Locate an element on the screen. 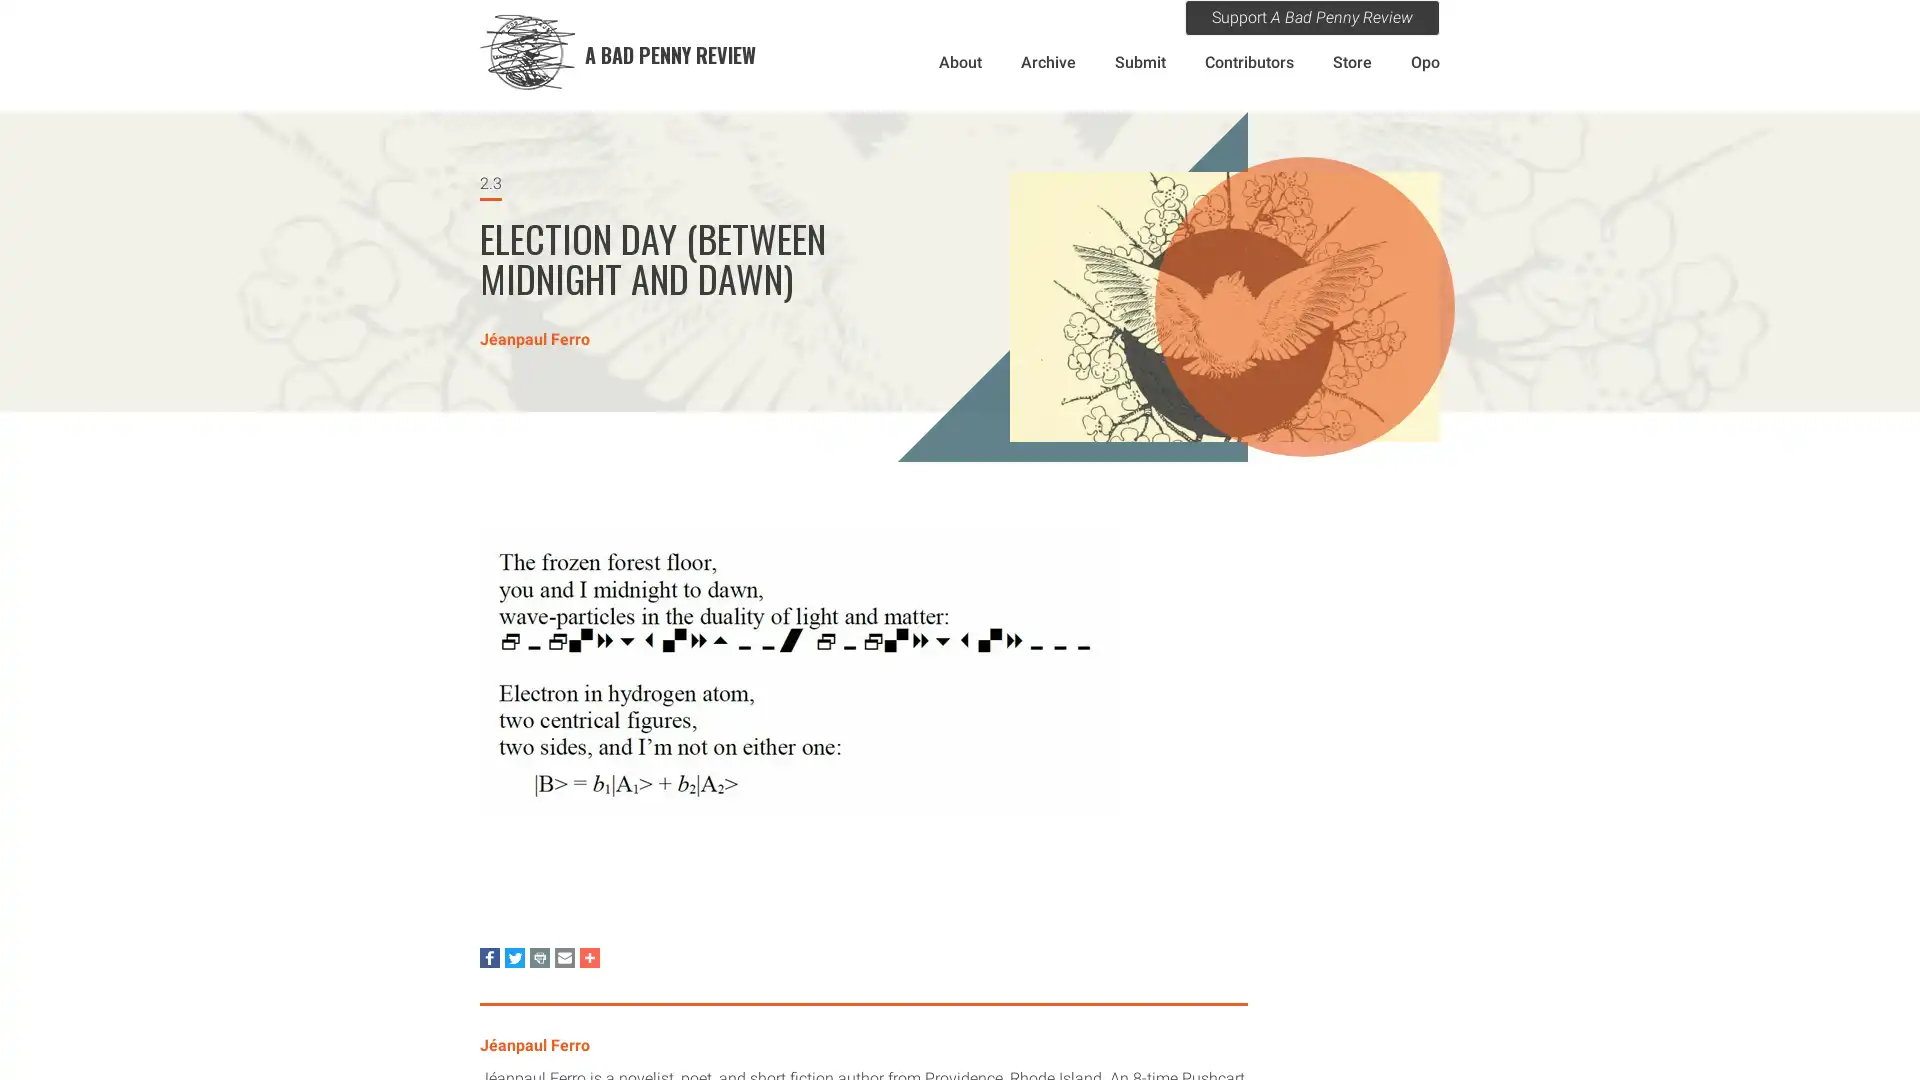 Image resolution: width=1920 pixels, height=1080 pixels. Share to More is located at coordinates (589, 956).